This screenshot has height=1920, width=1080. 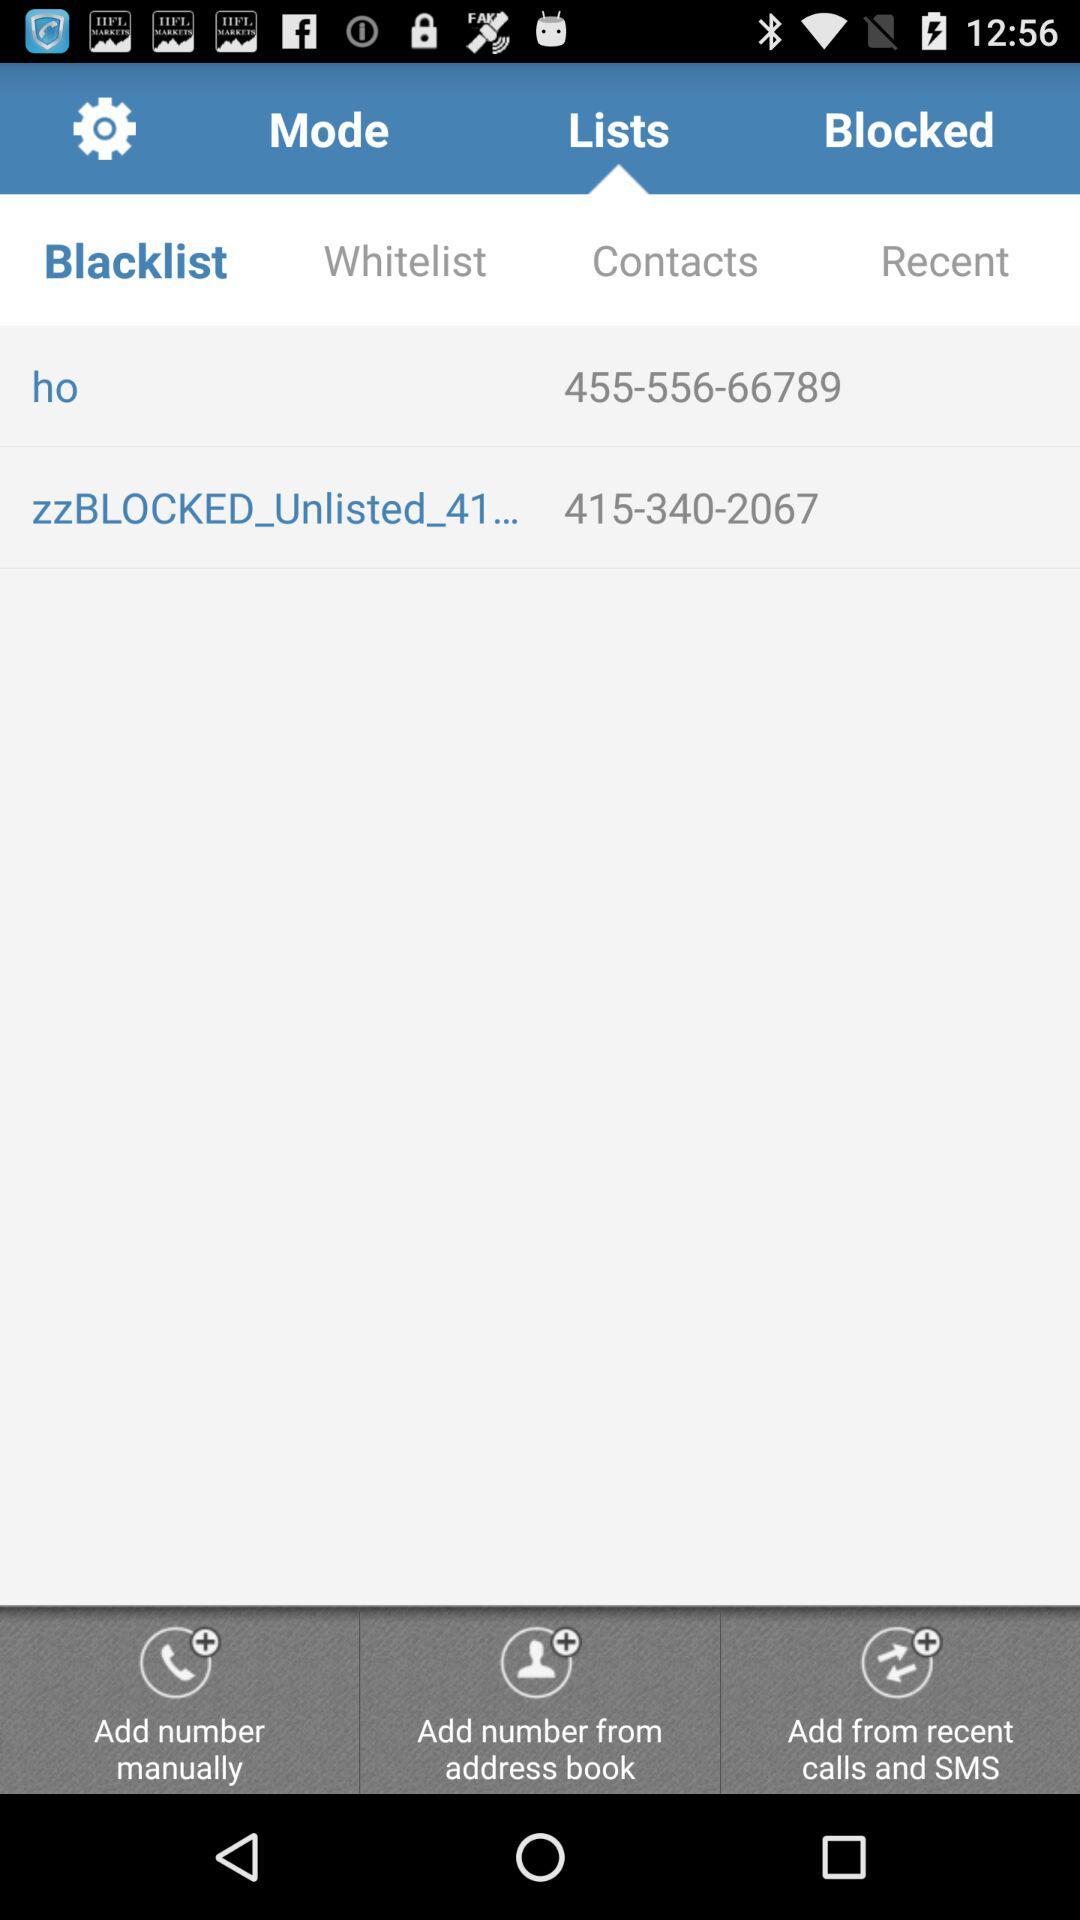 I want to click on app to the left of the contacts item, so click(x=405, y=258).